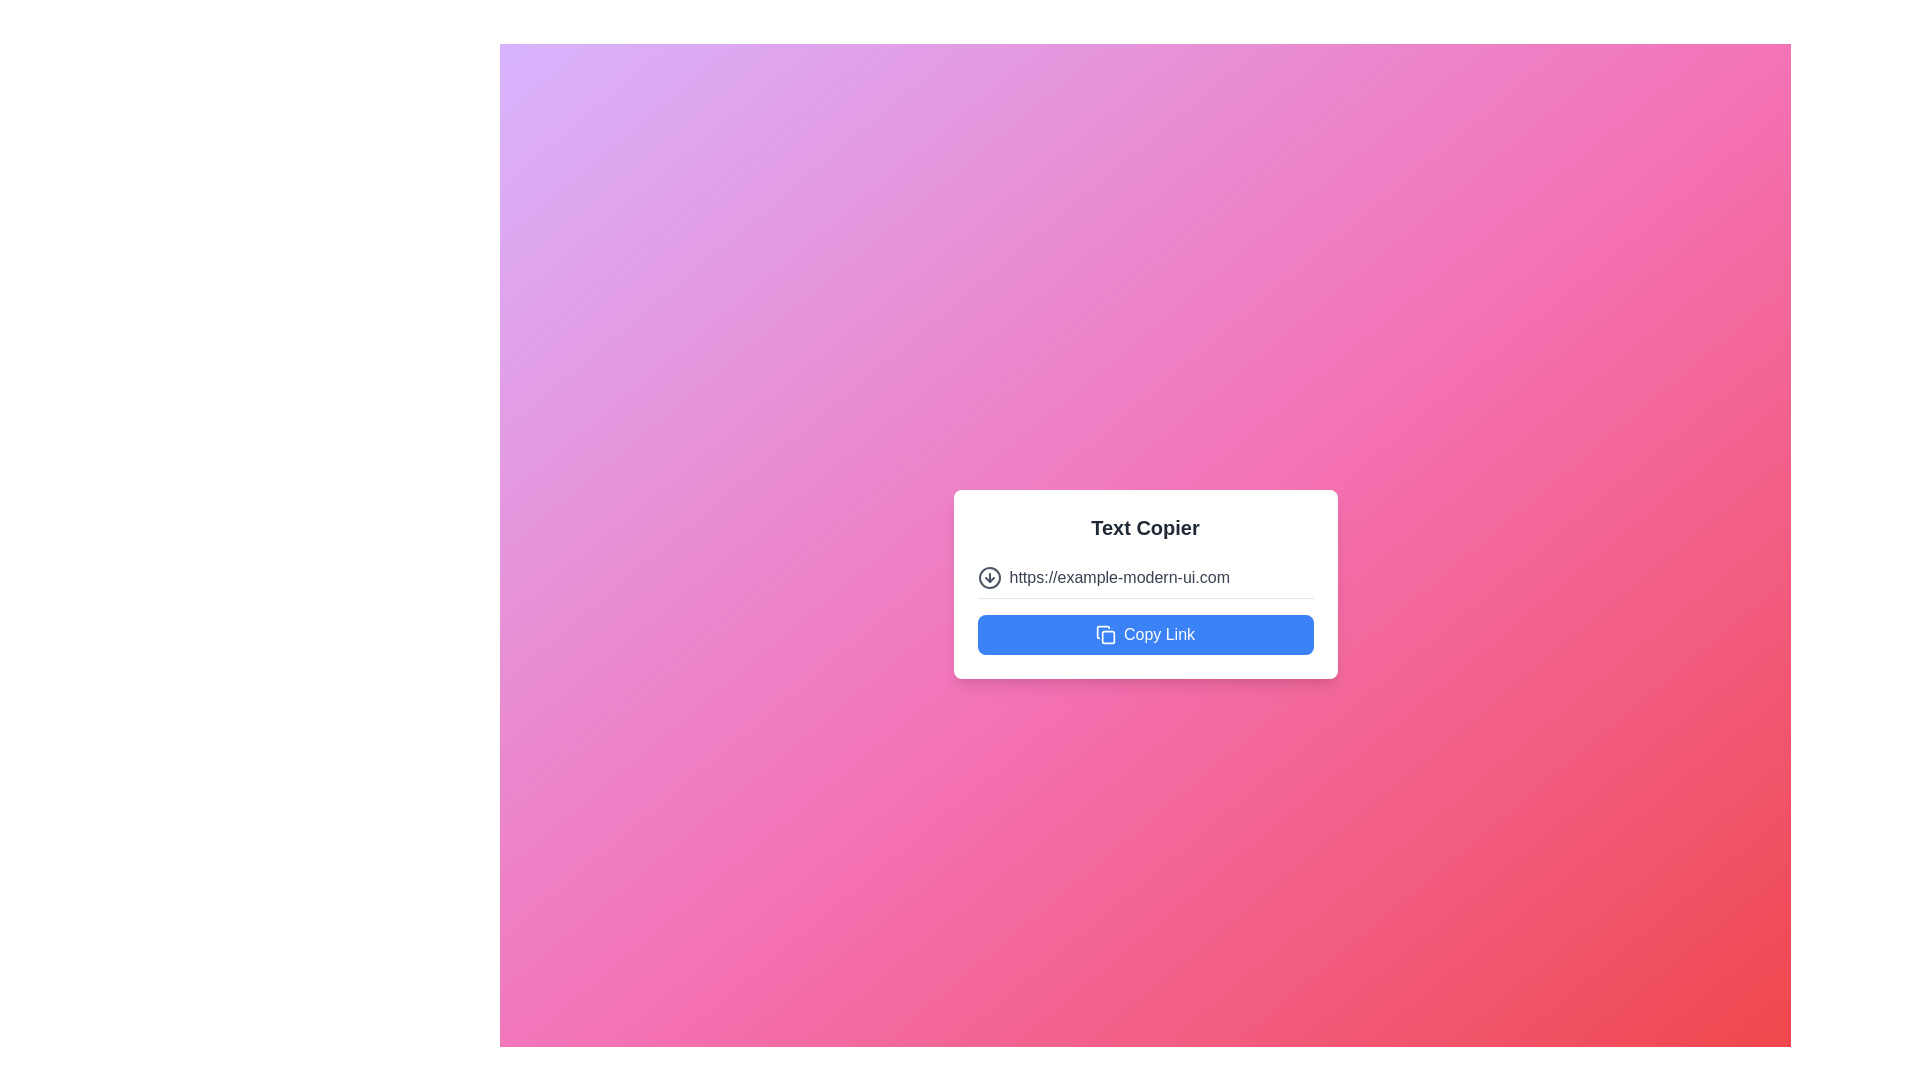 This screenshot has width=1920, height=1080. I want to click on the decorative circular element located in the center of the downward arrow icon within the text copier card area, so click(989, 577).